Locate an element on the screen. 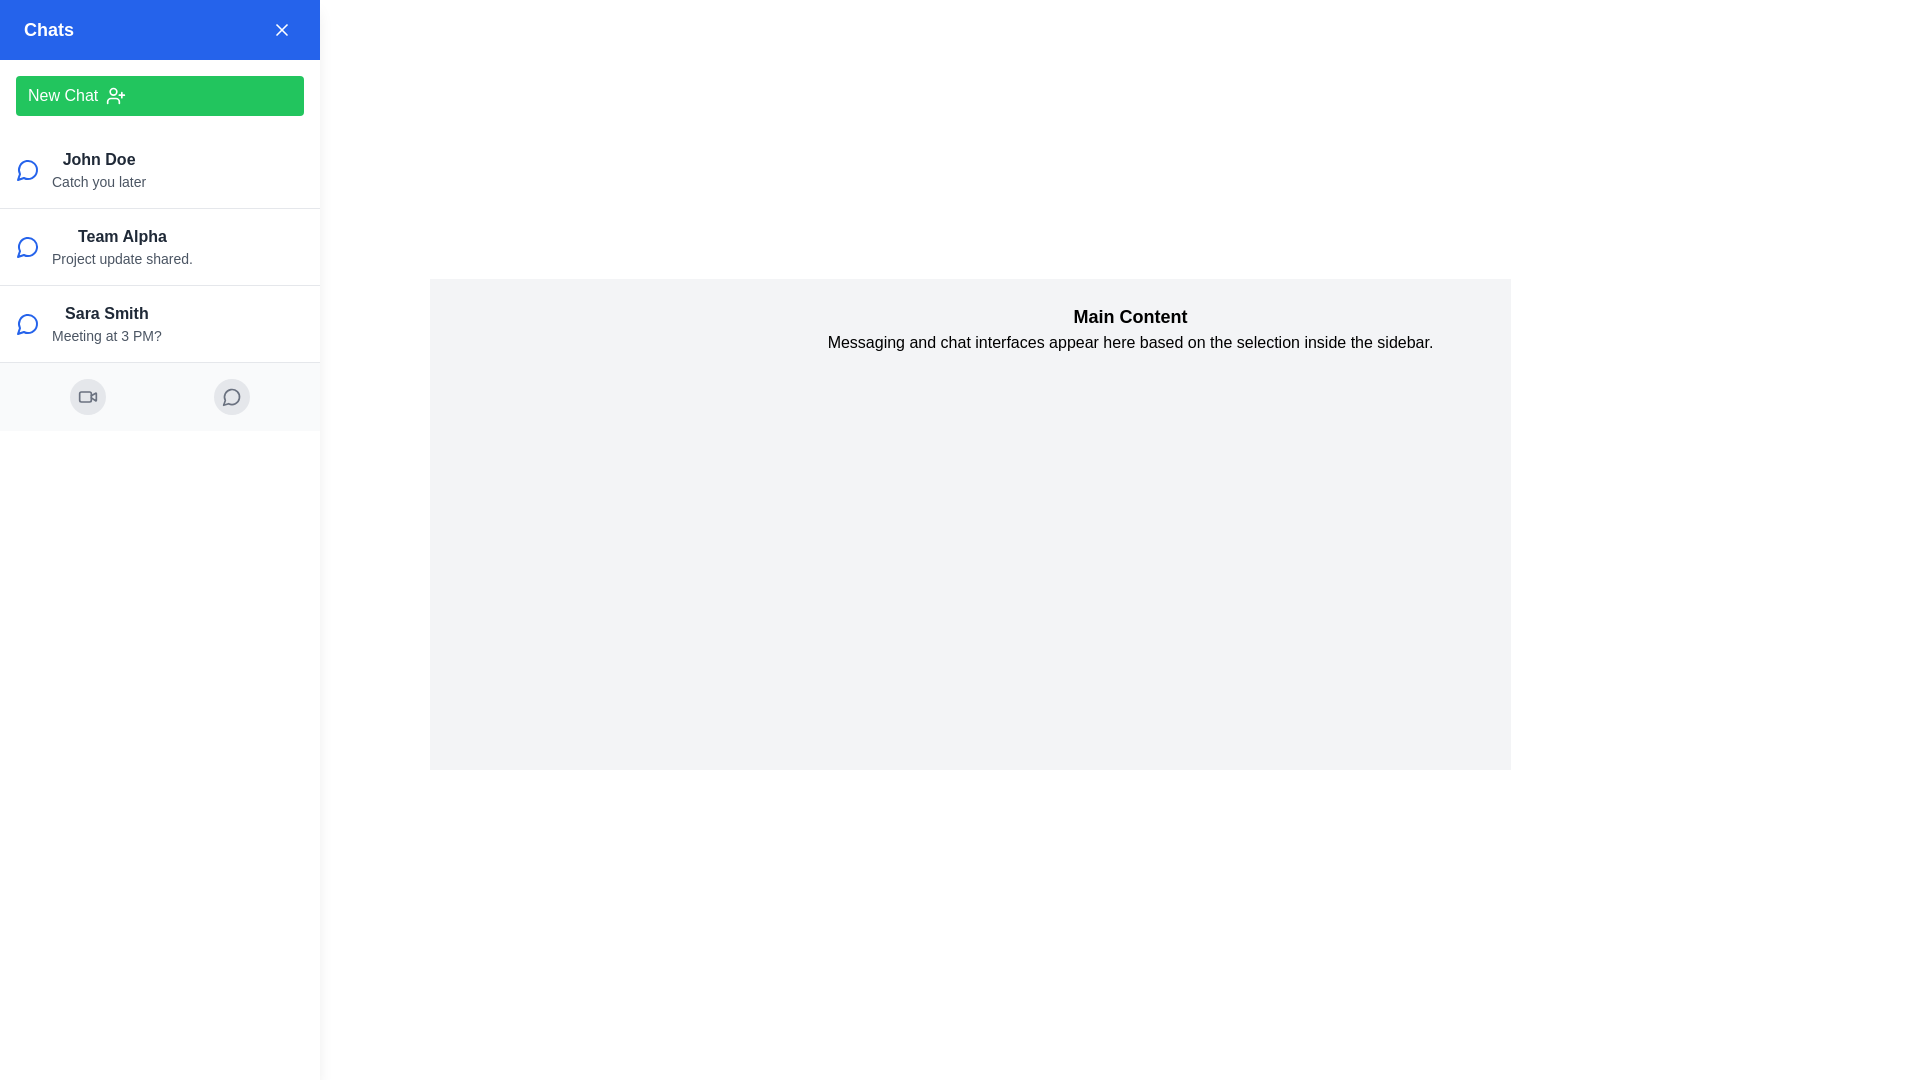 Image resolution: width=1920 pixels, height=1080 pixels. the text display that shows 'Catch you later' located below 'John Doe' in the chat sidebar is located at coordinates (98, 181).